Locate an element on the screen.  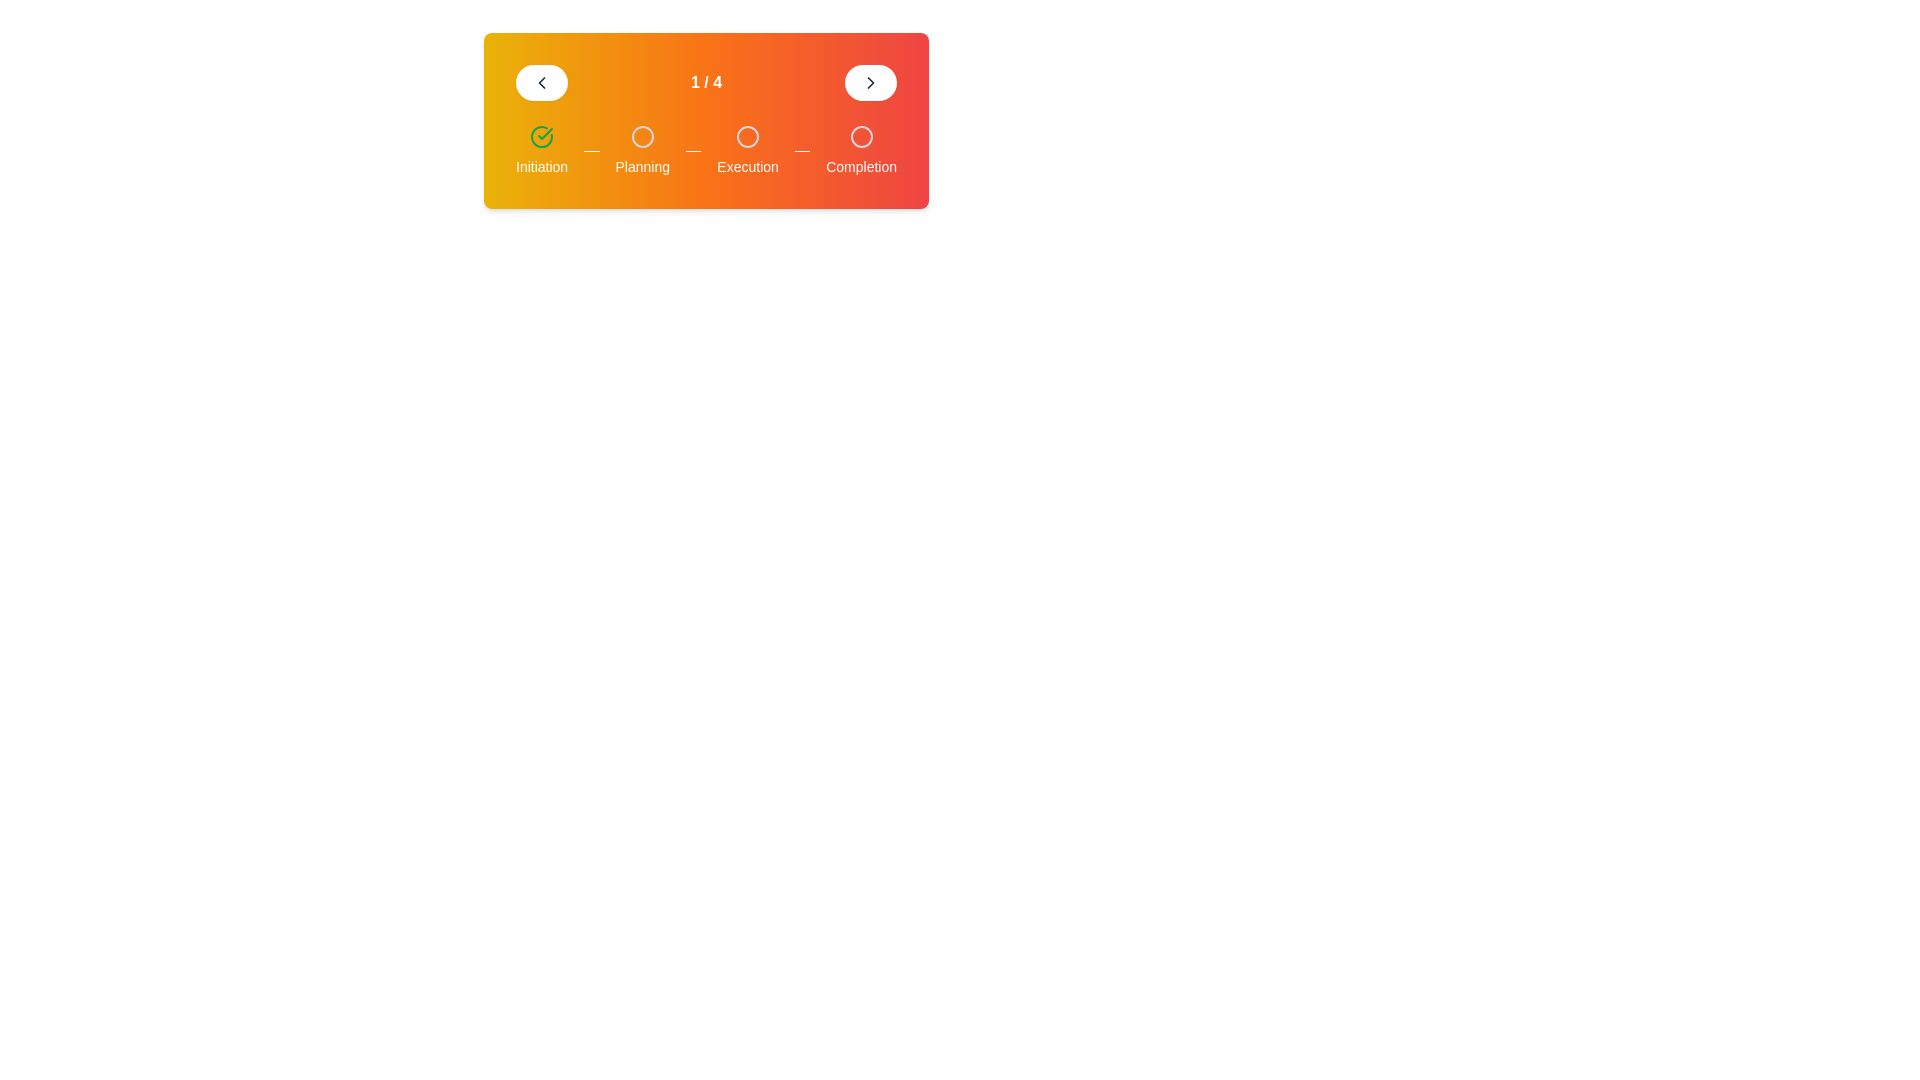
the horizontal separator line located between the 'Execution' and 'Completion' icons in the process steps is located at coordinates (802, 149).